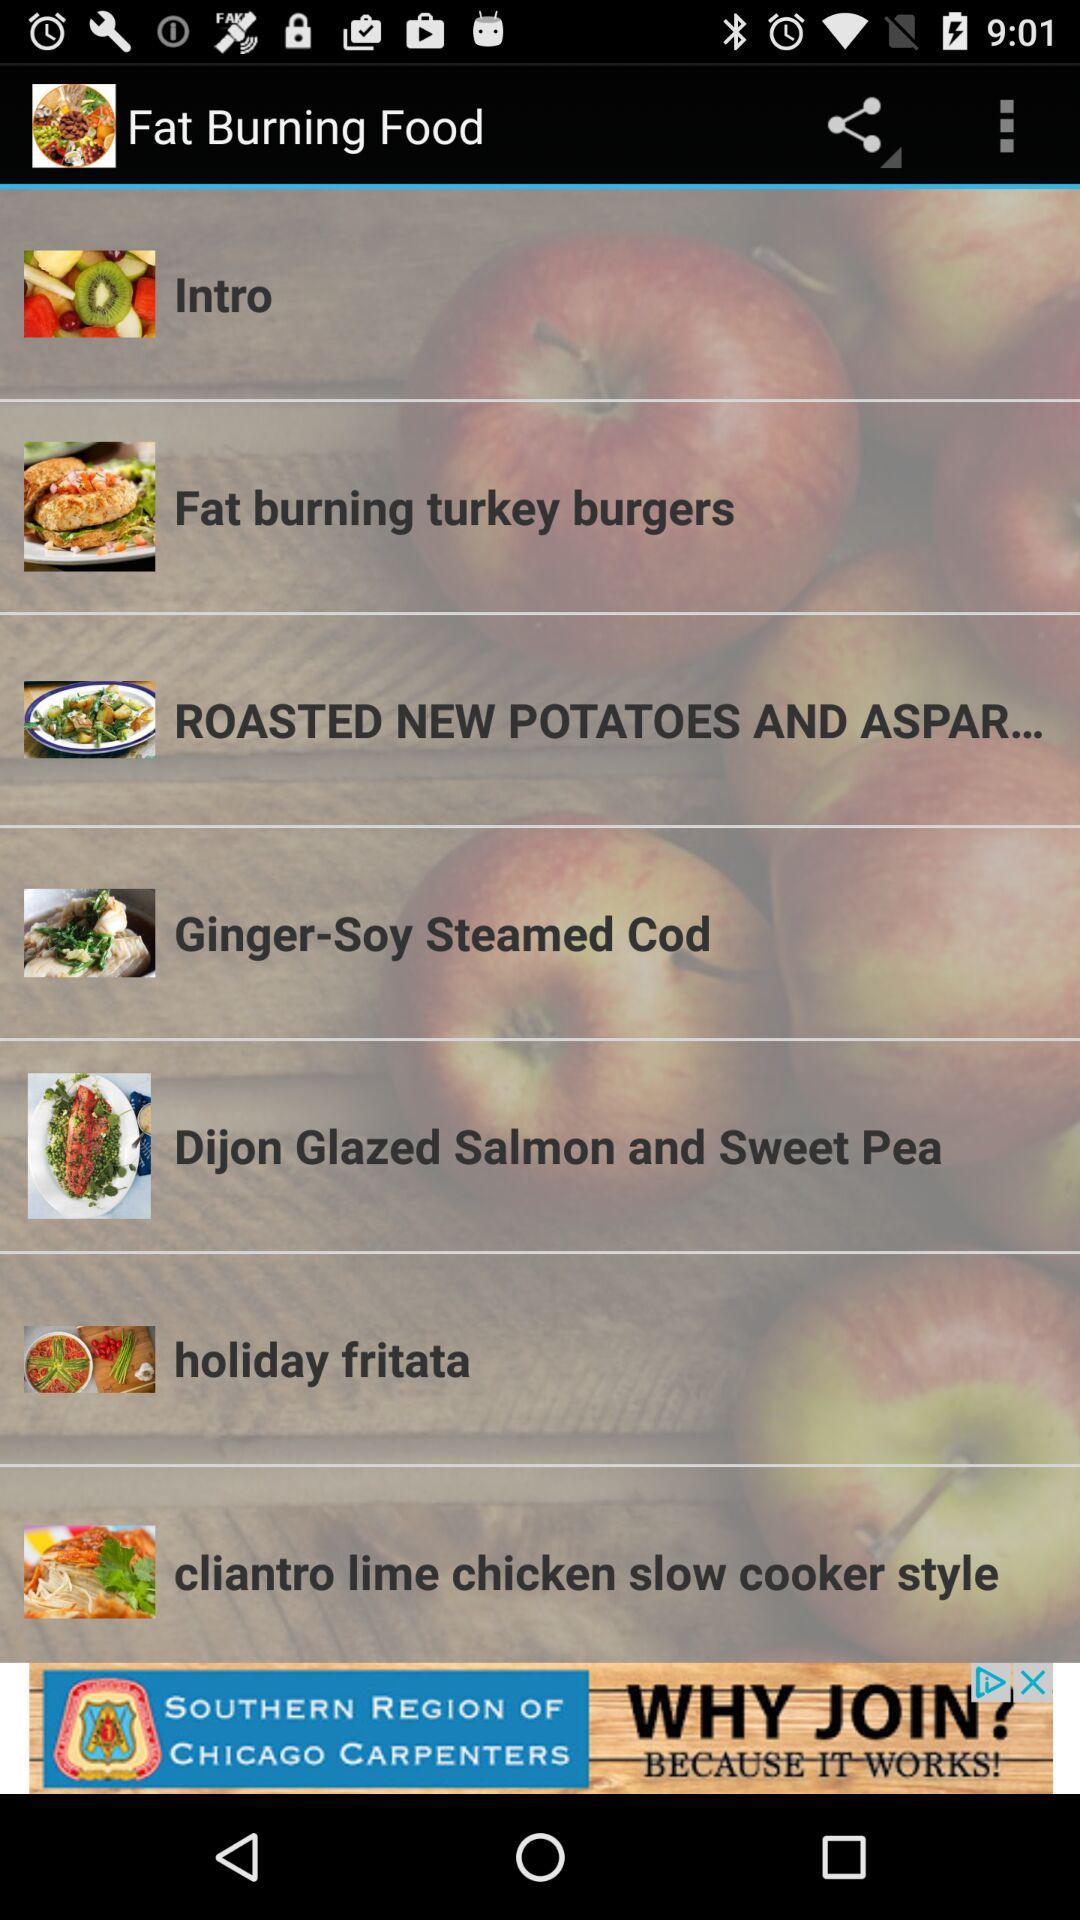  What do you see at coordinates (540, 1727) in the screenshot?
I see `fat burning food` at bounding box center [540, 1727].